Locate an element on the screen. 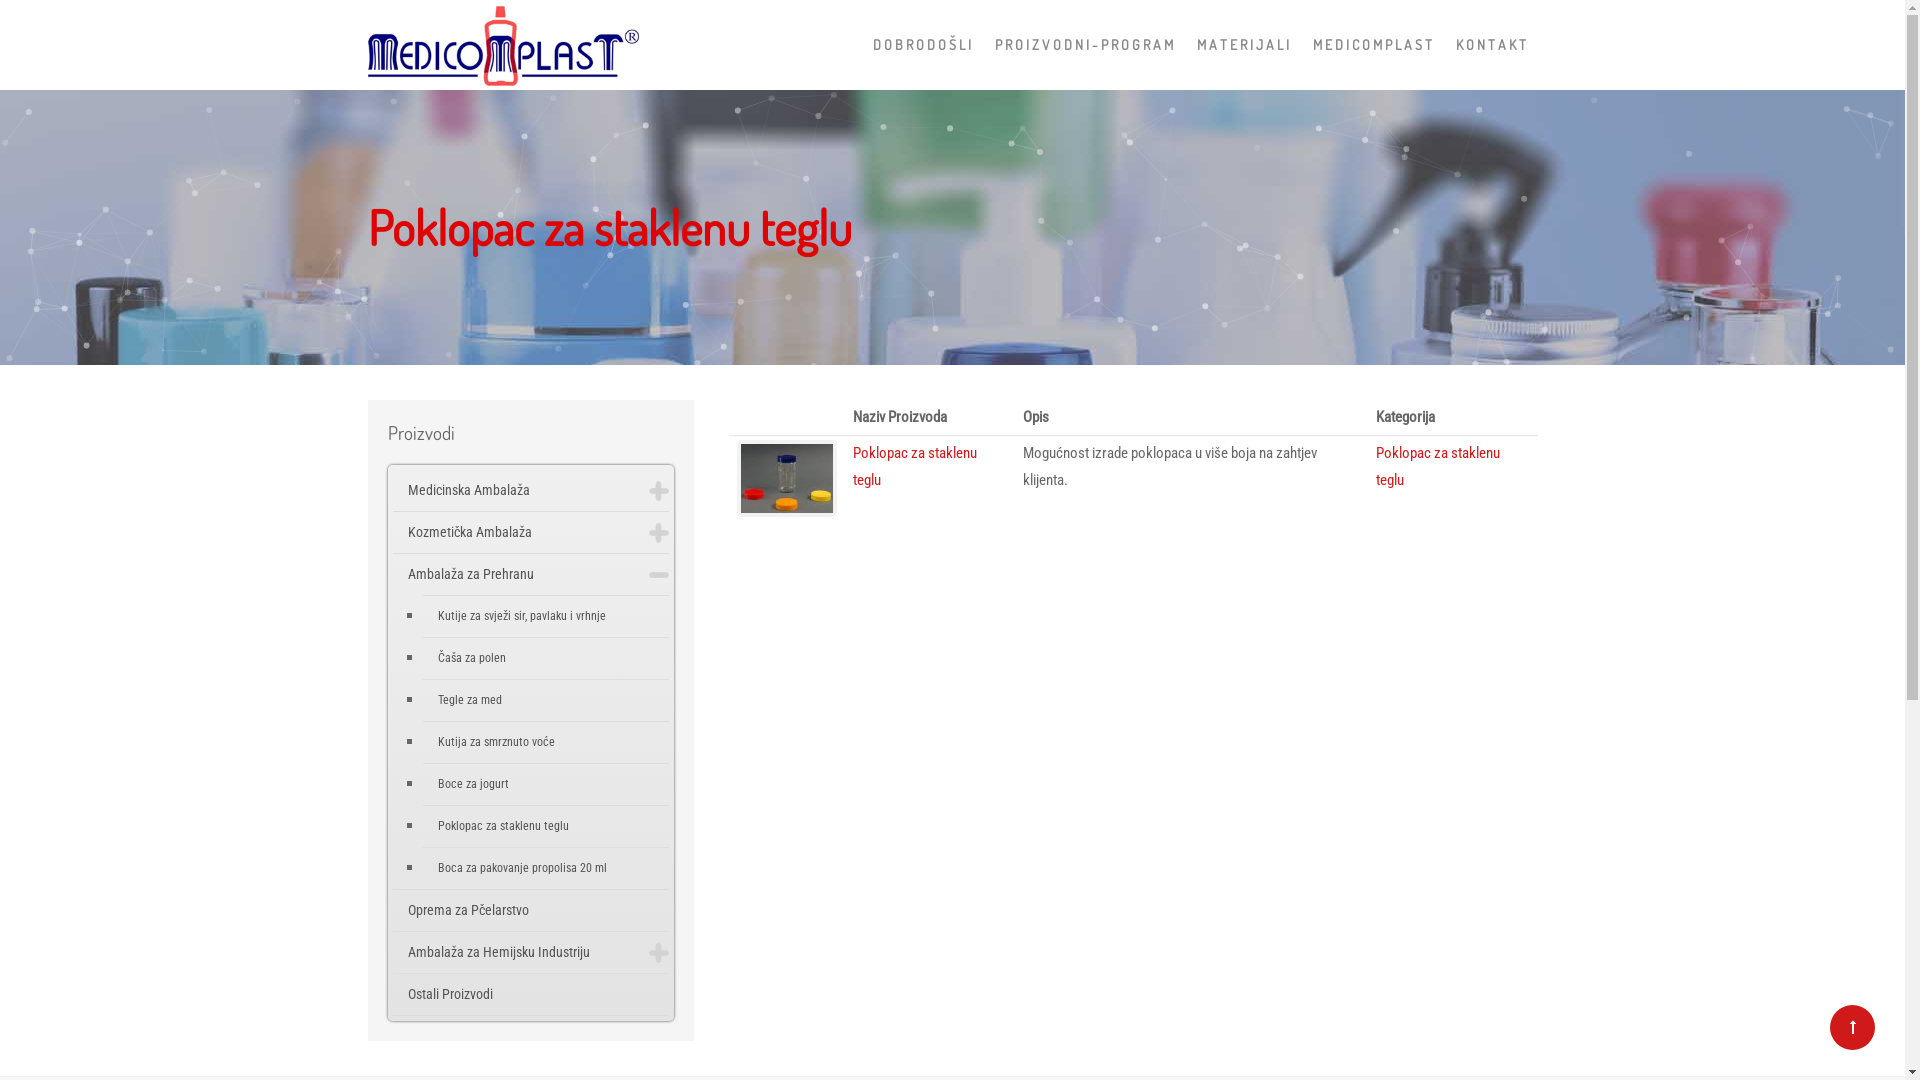  'Medicomplast' is located at coordinates (368, 39).